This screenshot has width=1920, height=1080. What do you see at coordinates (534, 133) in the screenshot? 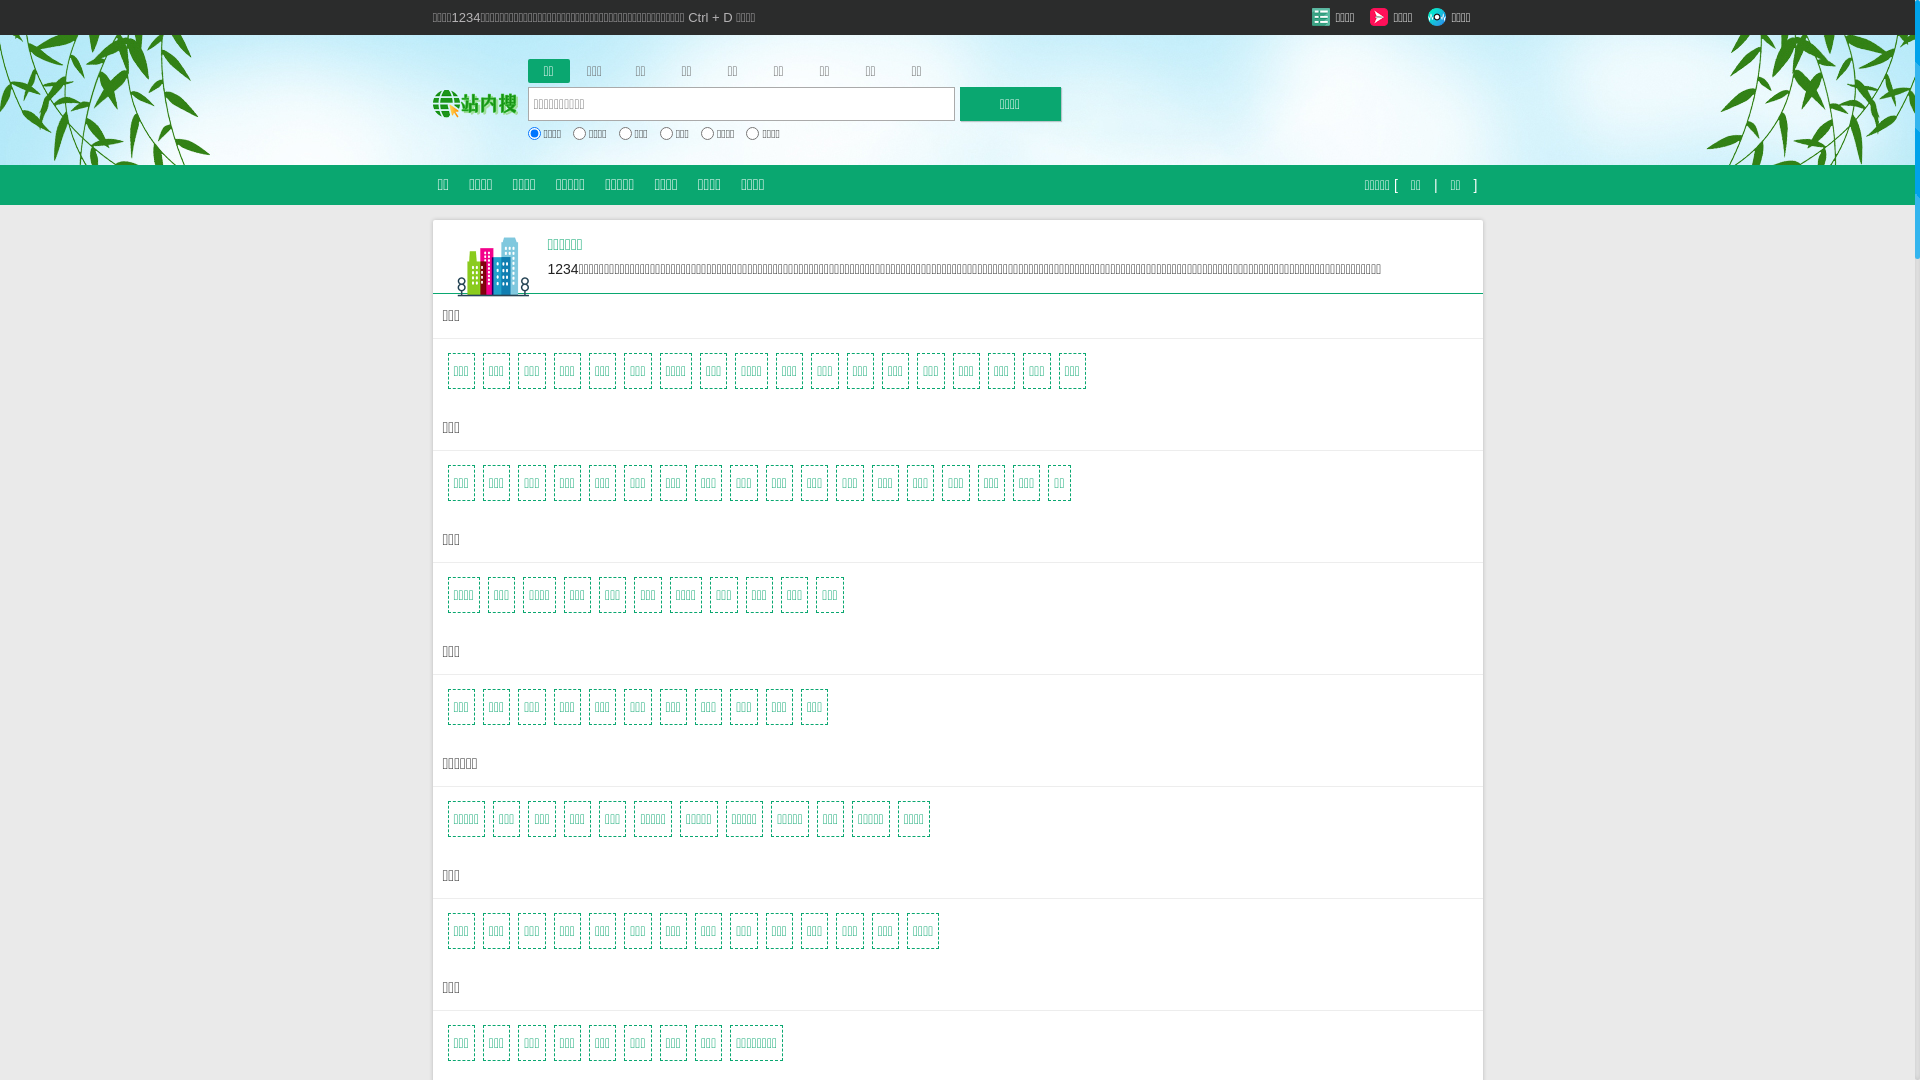
I see `'on'` at bounding box center [534, 133].